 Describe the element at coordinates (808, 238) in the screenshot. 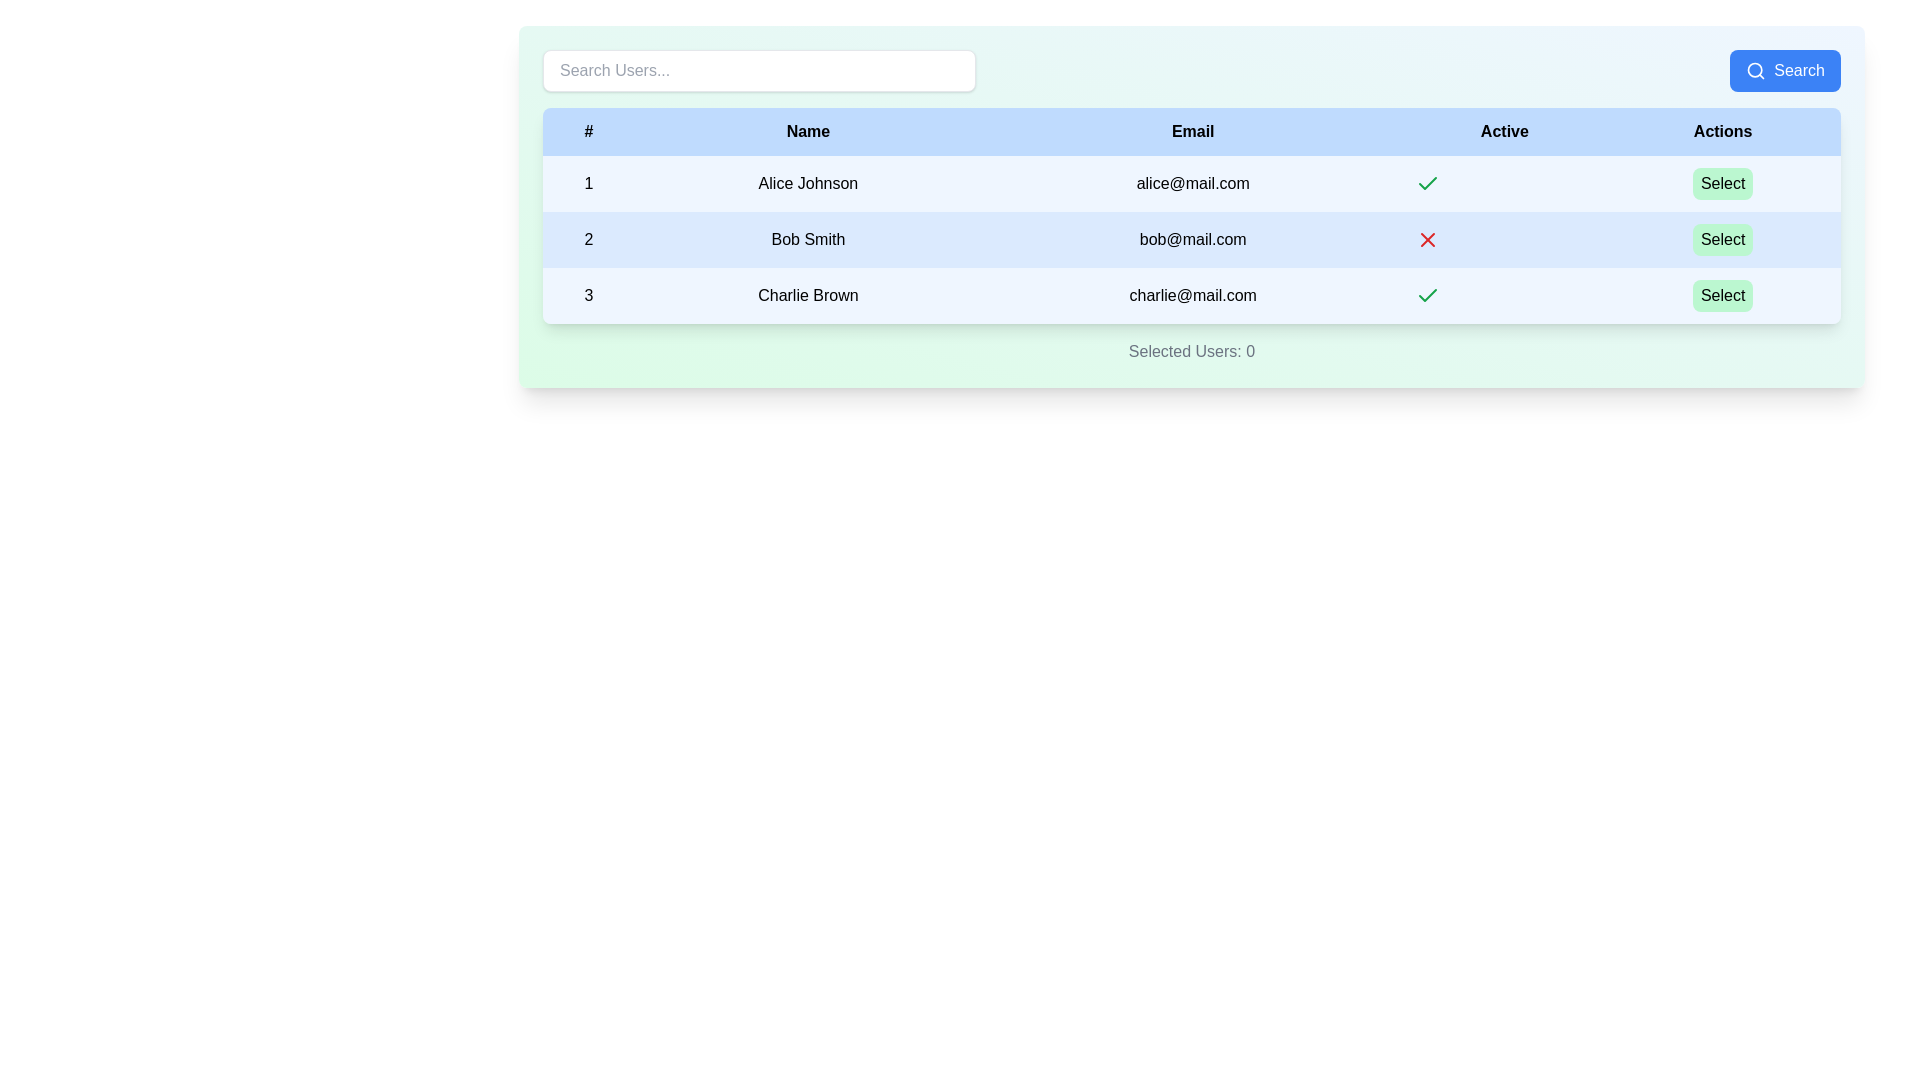

I see `the text 'Bob Smith' displayed in the second row of the table under the 'Name' column` at that location.